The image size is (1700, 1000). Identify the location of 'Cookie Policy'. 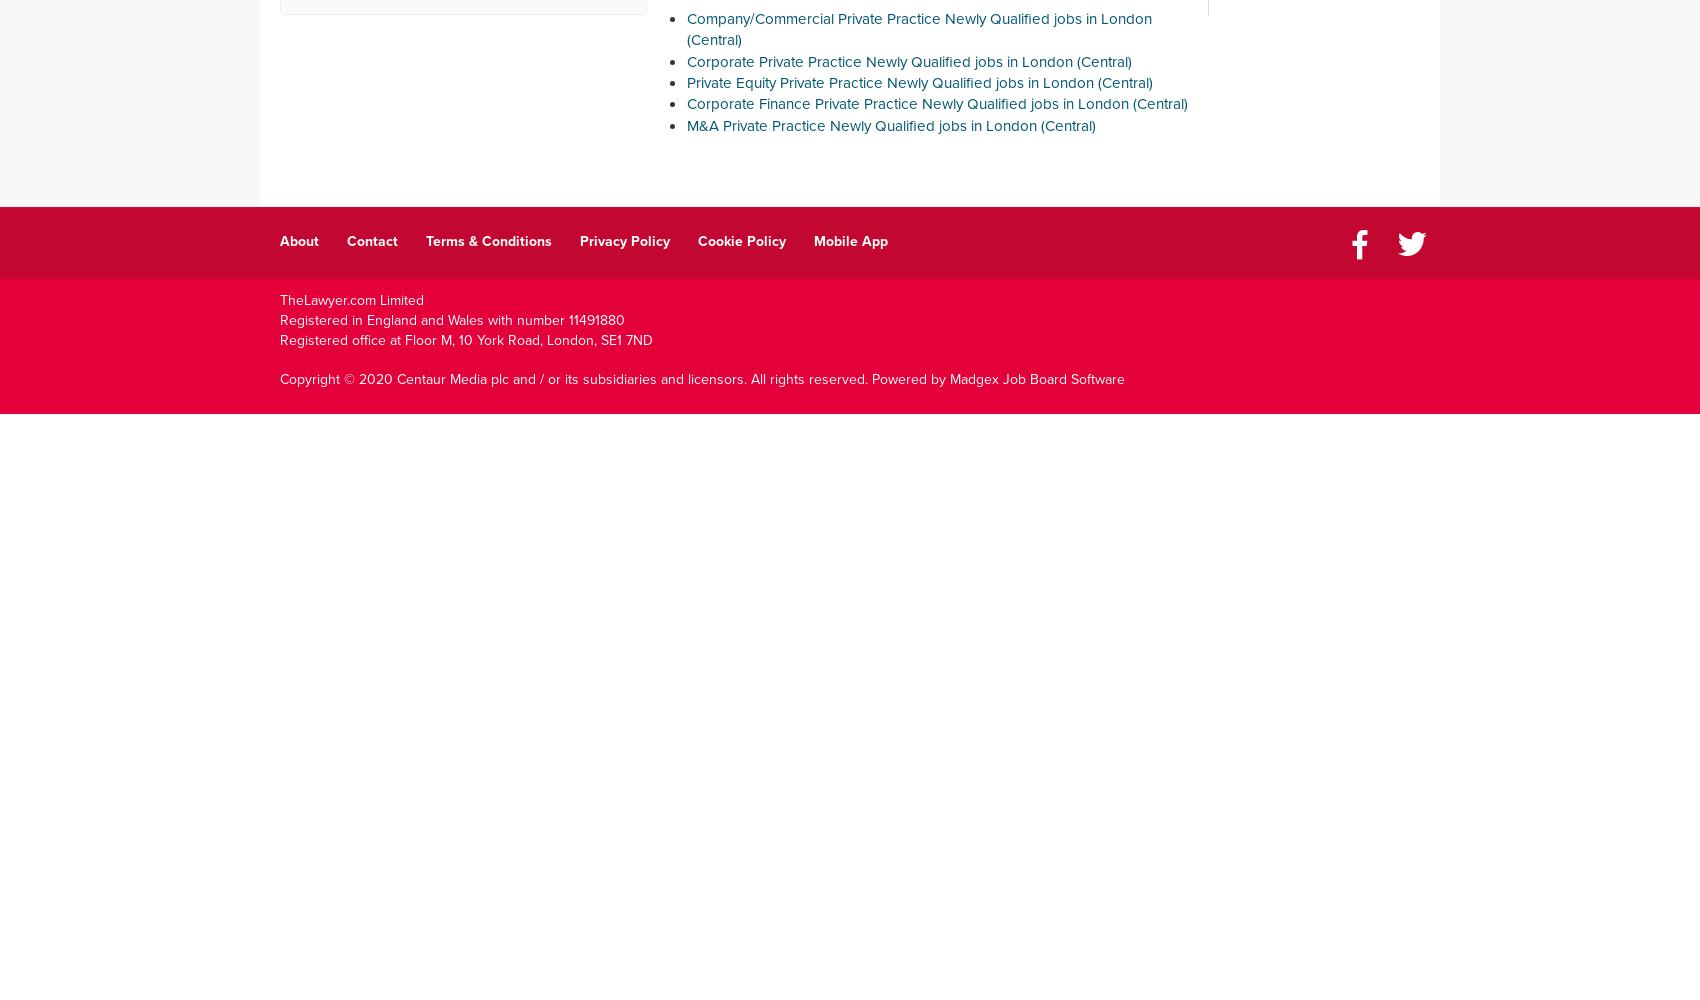
(742, 239).